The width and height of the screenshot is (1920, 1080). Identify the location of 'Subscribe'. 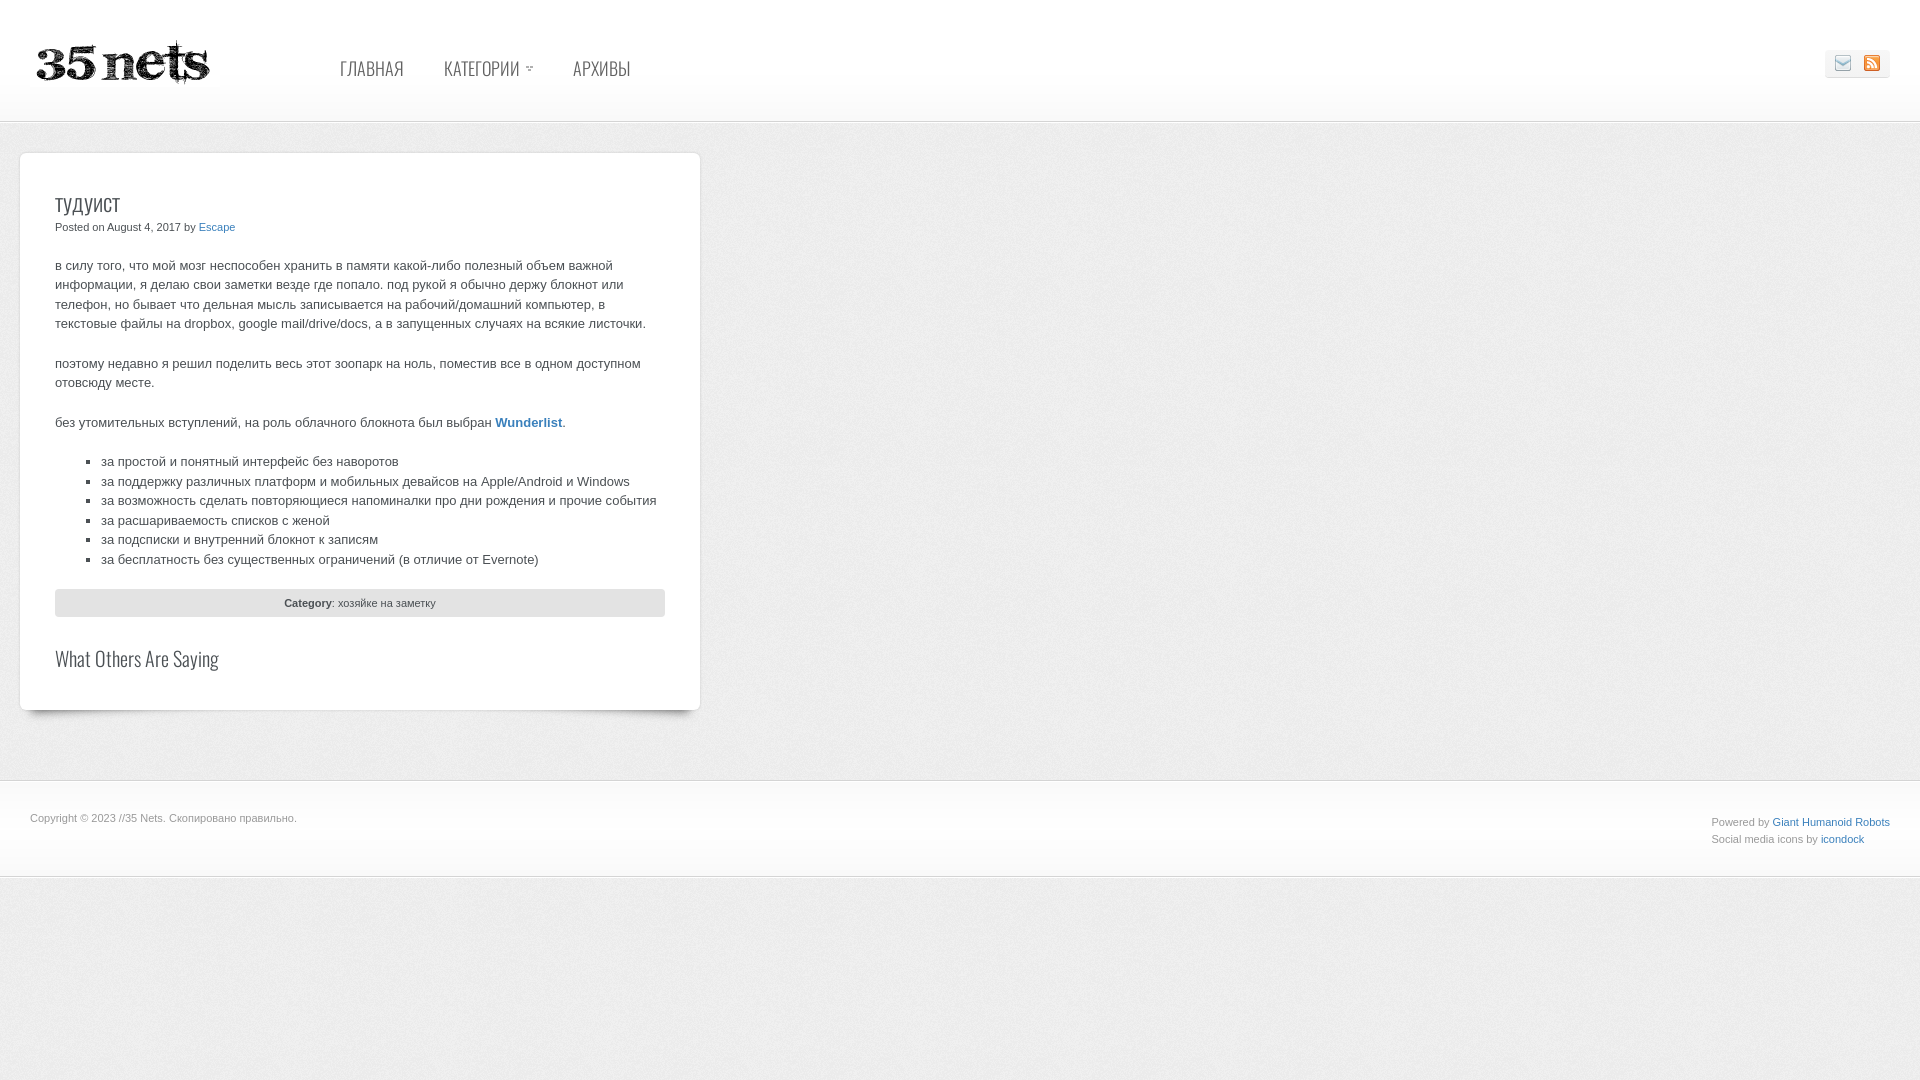
(1871, 62).